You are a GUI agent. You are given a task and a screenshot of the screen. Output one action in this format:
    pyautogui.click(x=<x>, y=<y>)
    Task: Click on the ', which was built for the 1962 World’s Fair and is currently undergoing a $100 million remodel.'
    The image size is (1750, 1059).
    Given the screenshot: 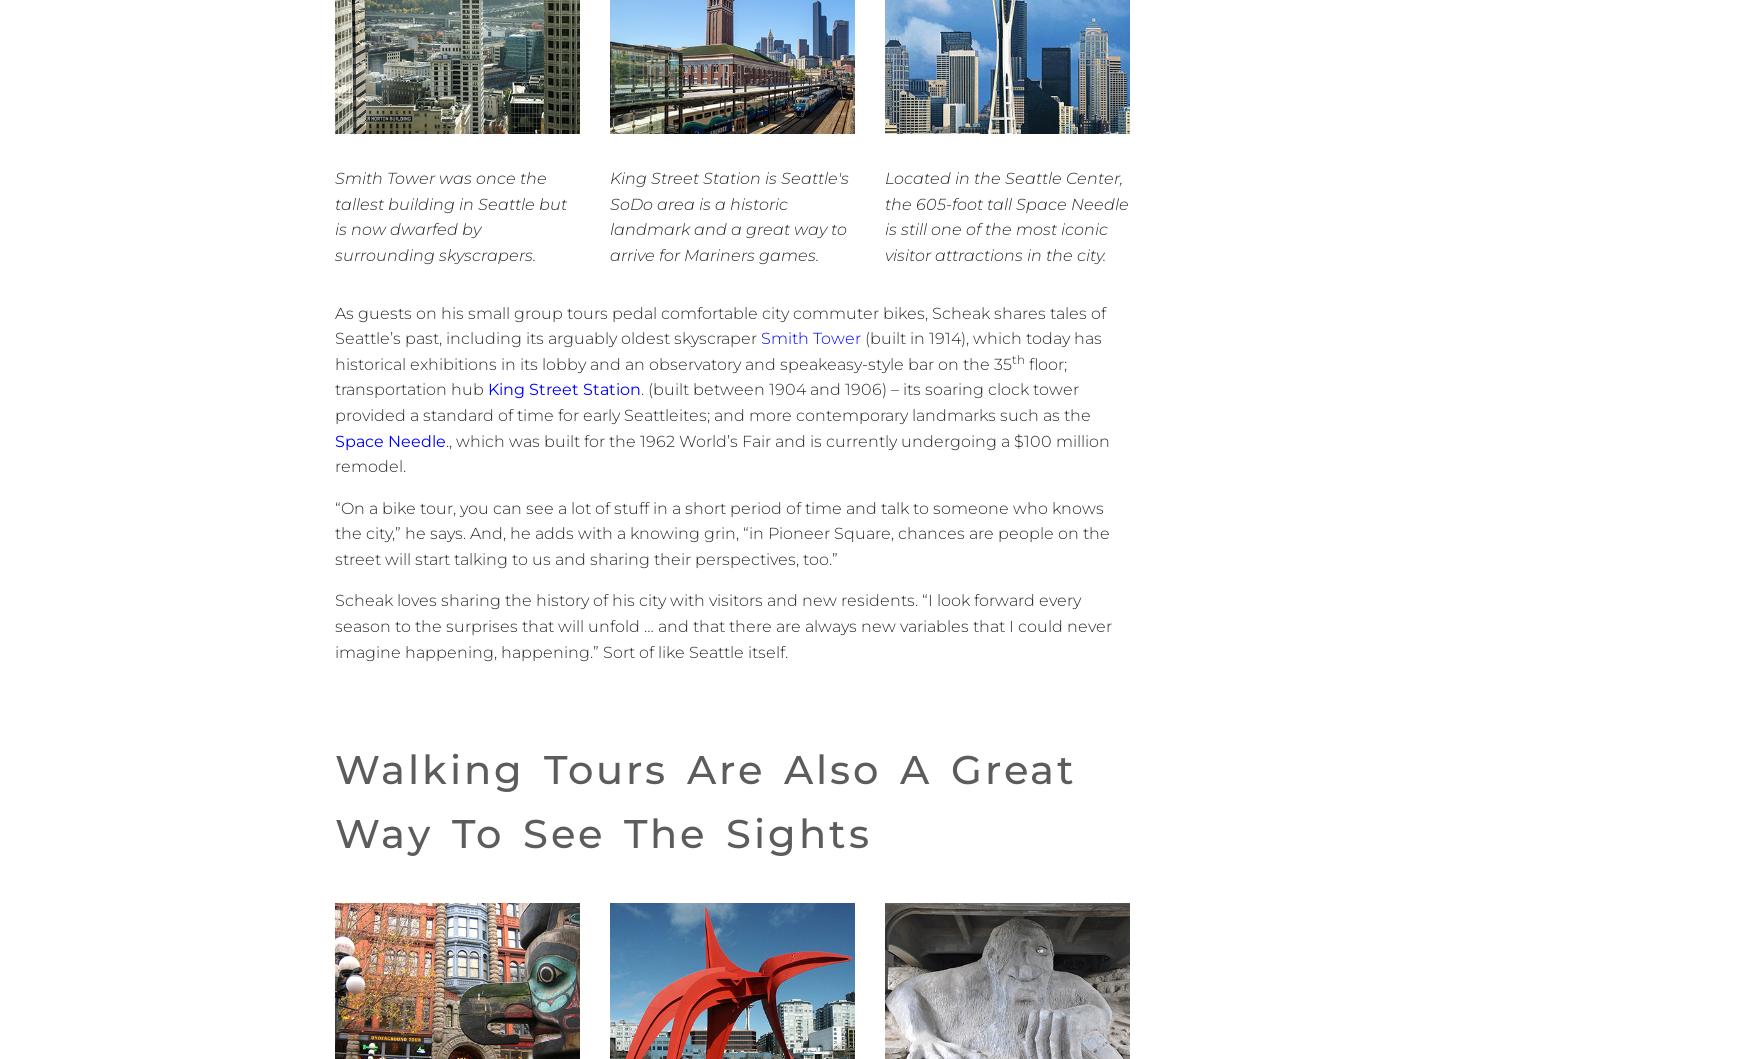 What is the action you would take?
    pyautogui.click(x=722, y=453)
    